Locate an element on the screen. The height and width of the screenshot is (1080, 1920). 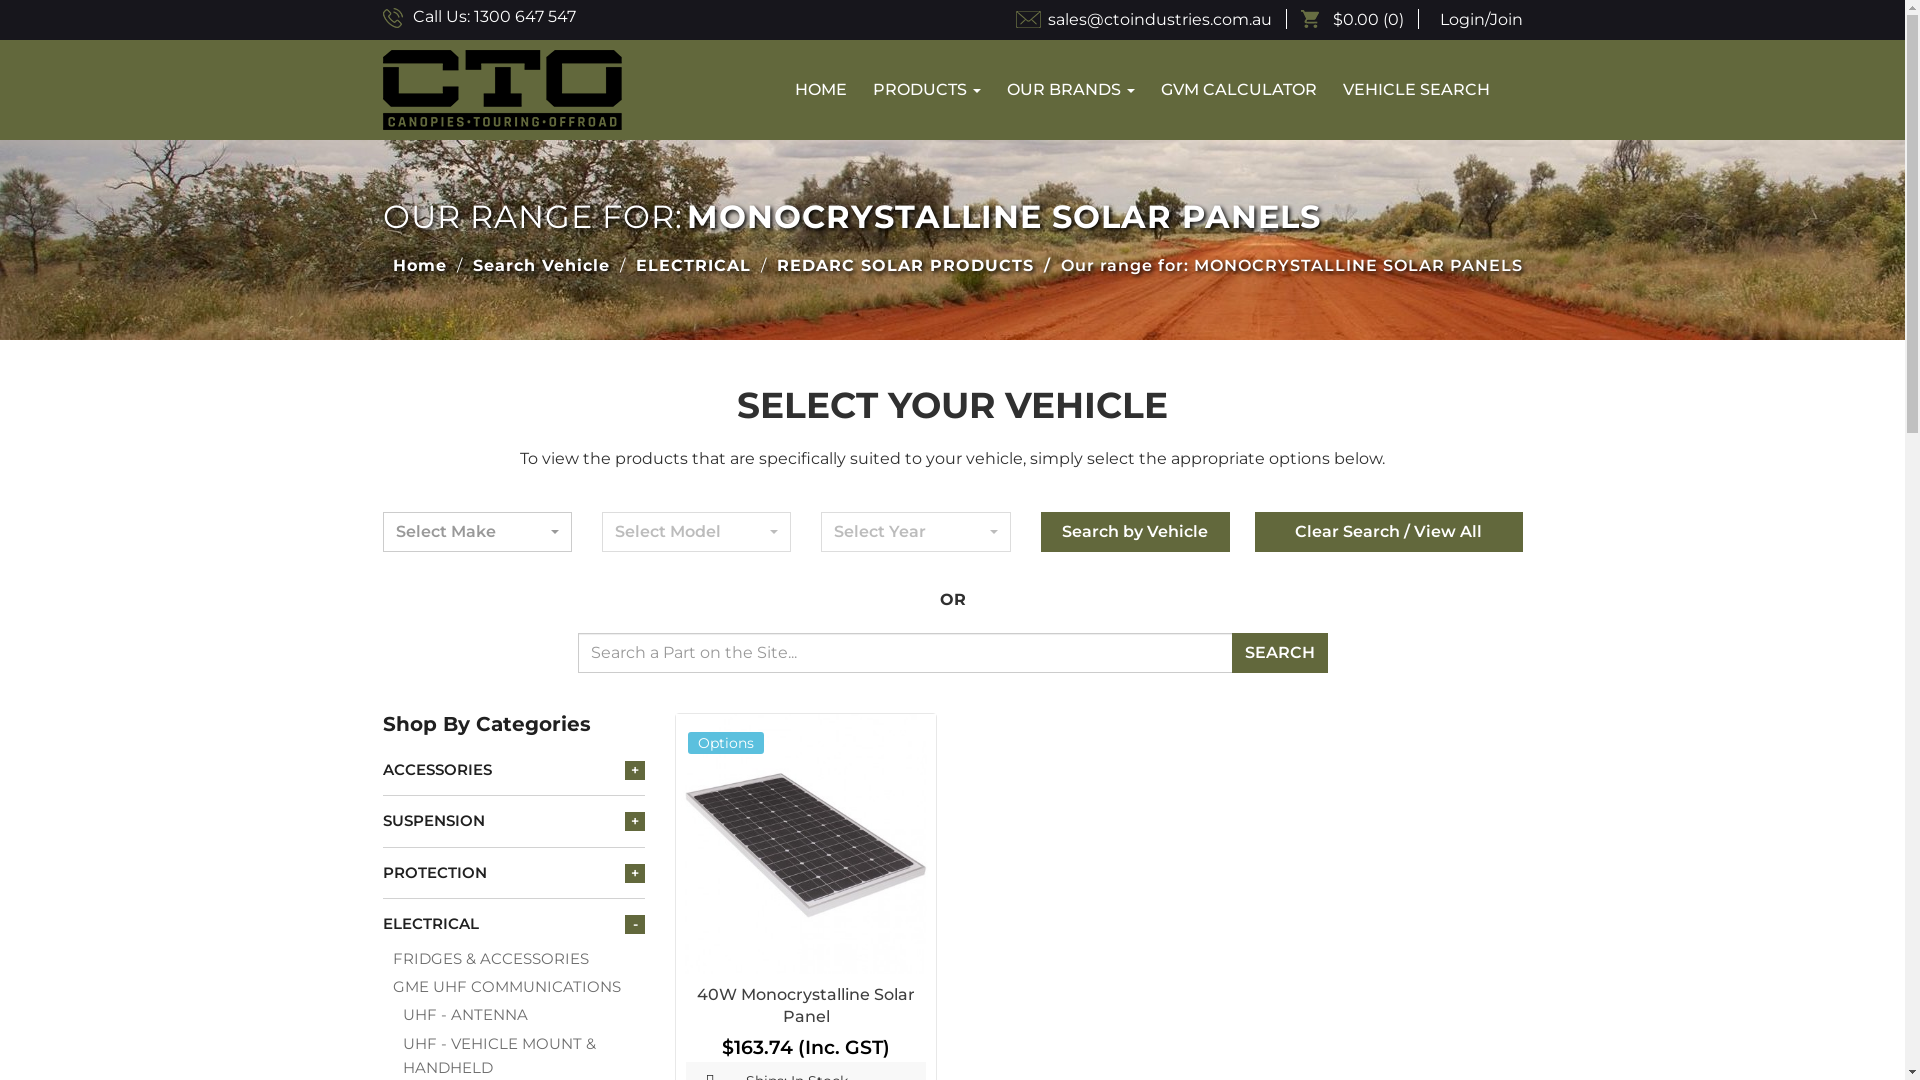
'UHF - ANTENNA' is located at coordinates (523, 1014).